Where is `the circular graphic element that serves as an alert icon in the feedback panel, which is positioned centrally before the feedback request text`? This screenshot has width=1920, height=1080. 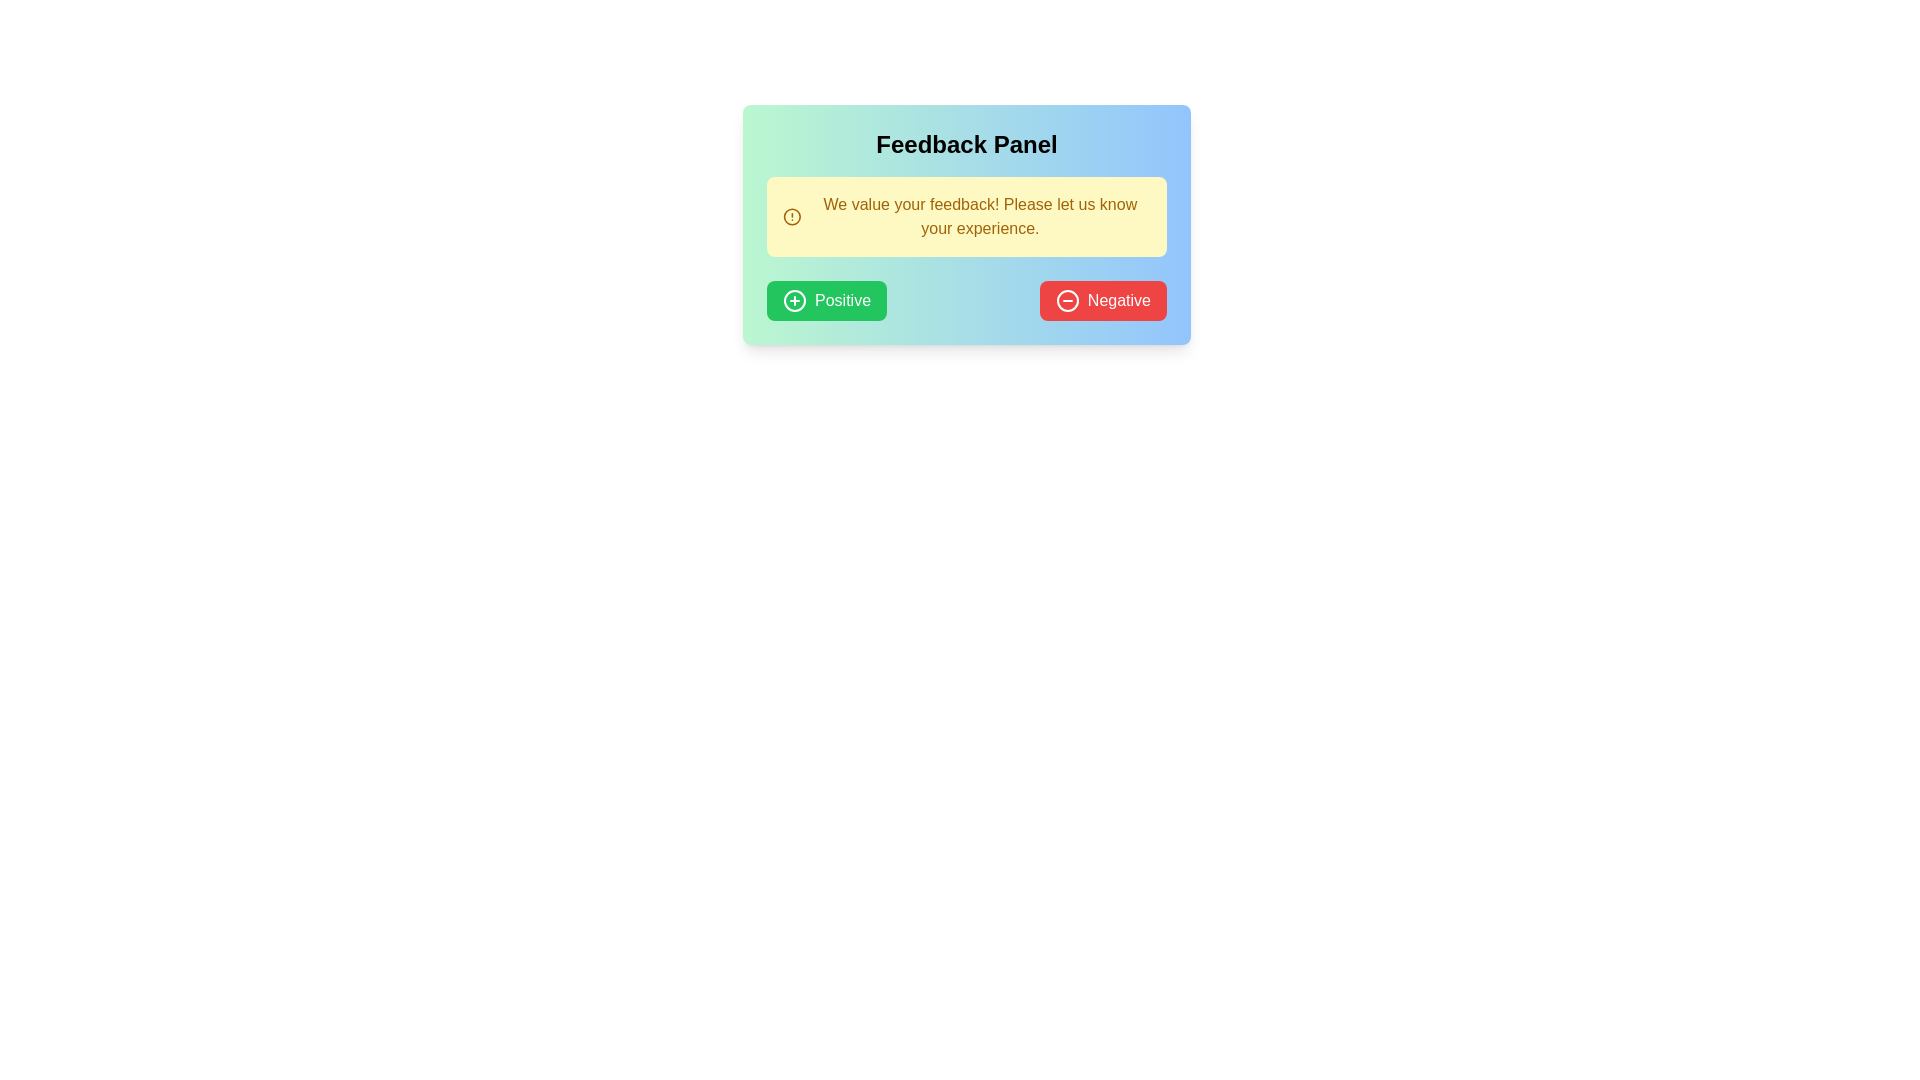 the circular graphic element that serves as an alert icon in the feedback panel, which is positioned centrally before the feedback request text is located at coordinates (791, 216).